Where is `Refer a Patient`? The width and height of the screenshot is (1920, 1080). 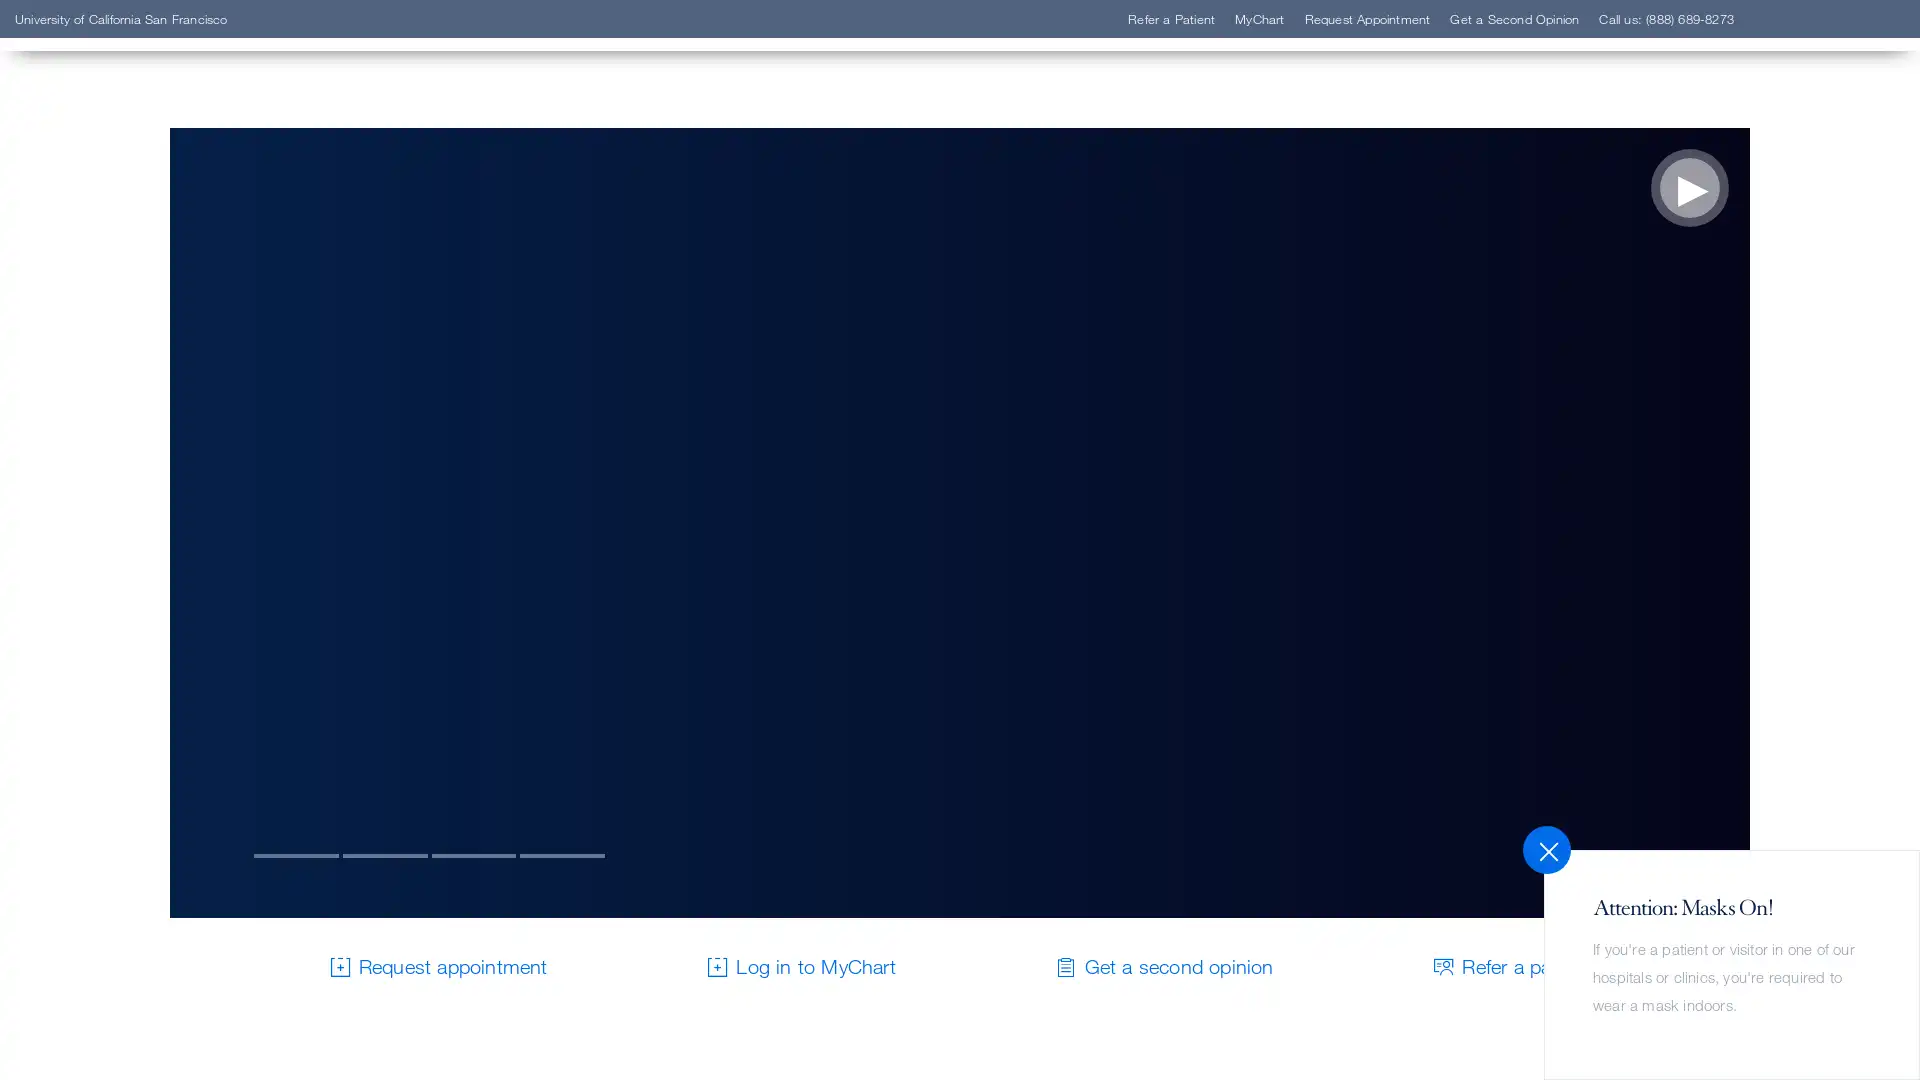
Refer a Patient is located at coordinates (143, 323).